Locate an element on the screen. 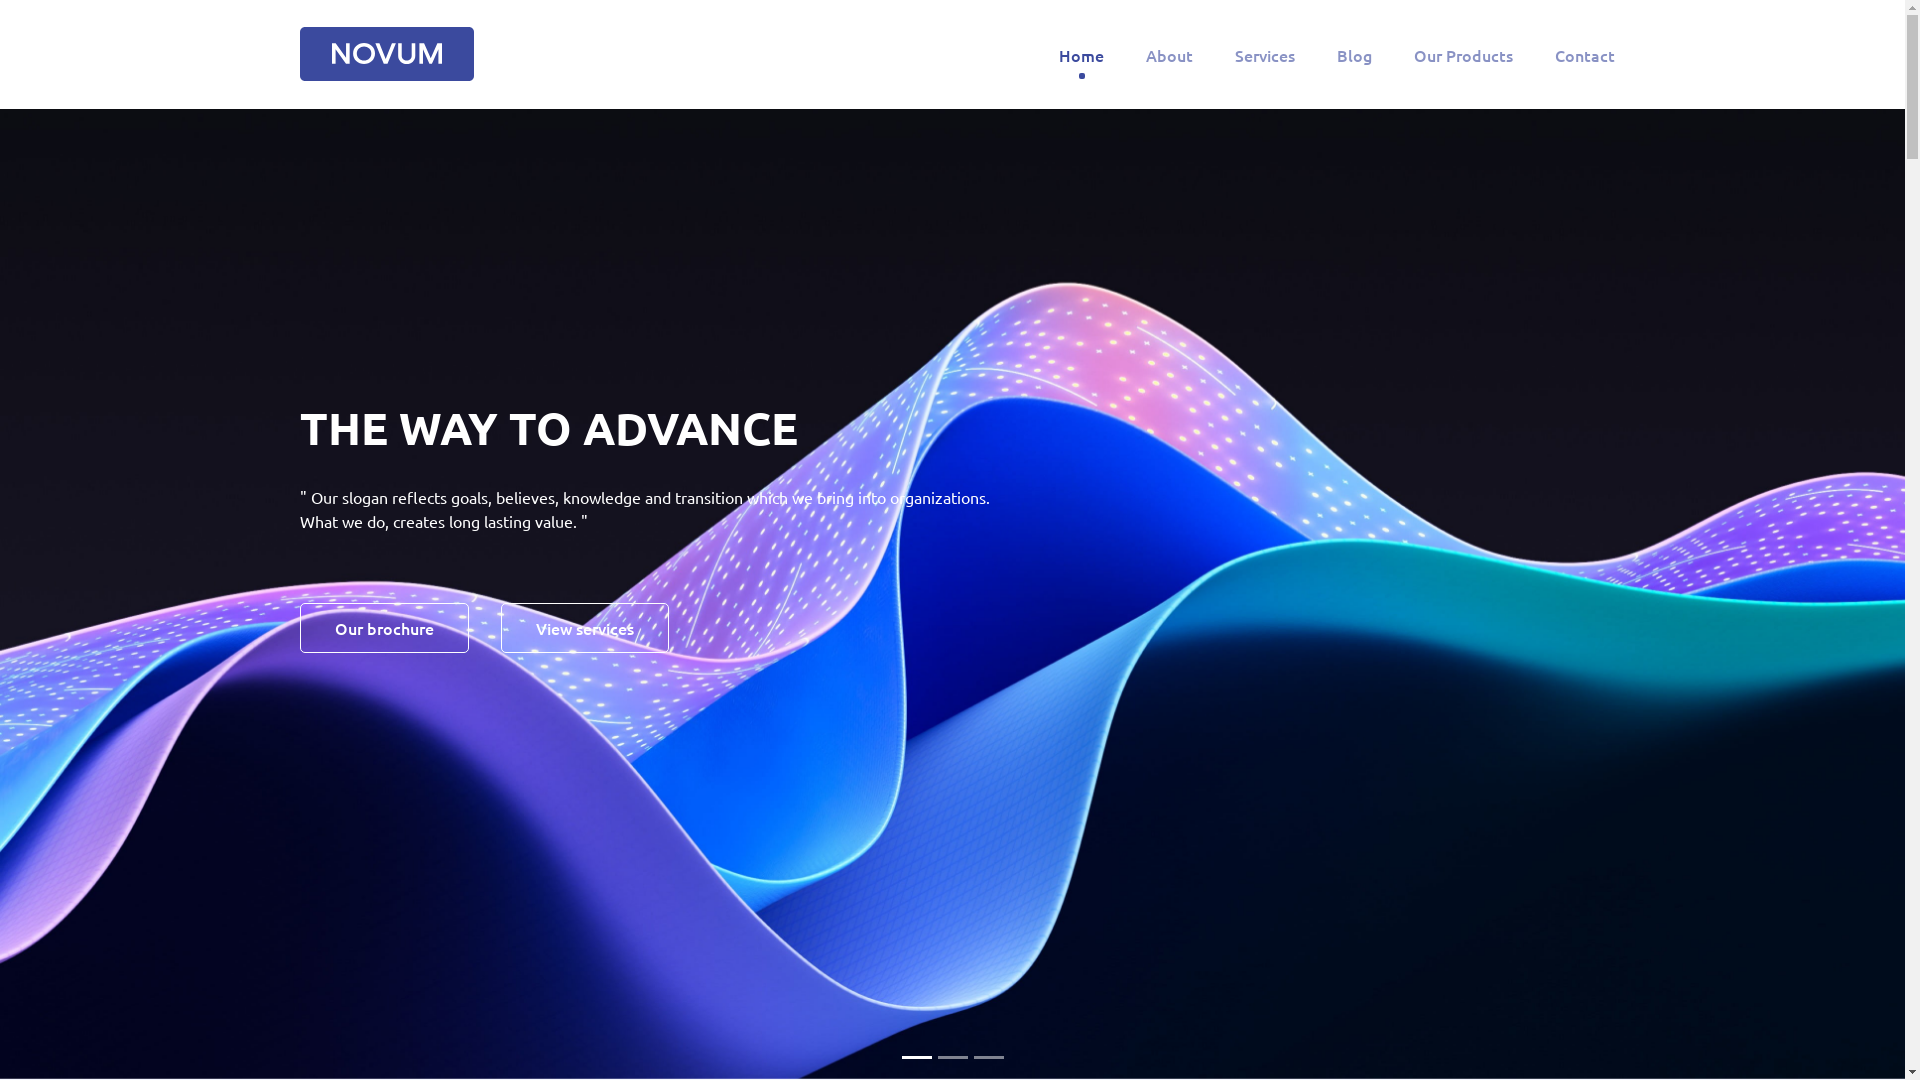  'About' is located at coordinates (1169, 53).